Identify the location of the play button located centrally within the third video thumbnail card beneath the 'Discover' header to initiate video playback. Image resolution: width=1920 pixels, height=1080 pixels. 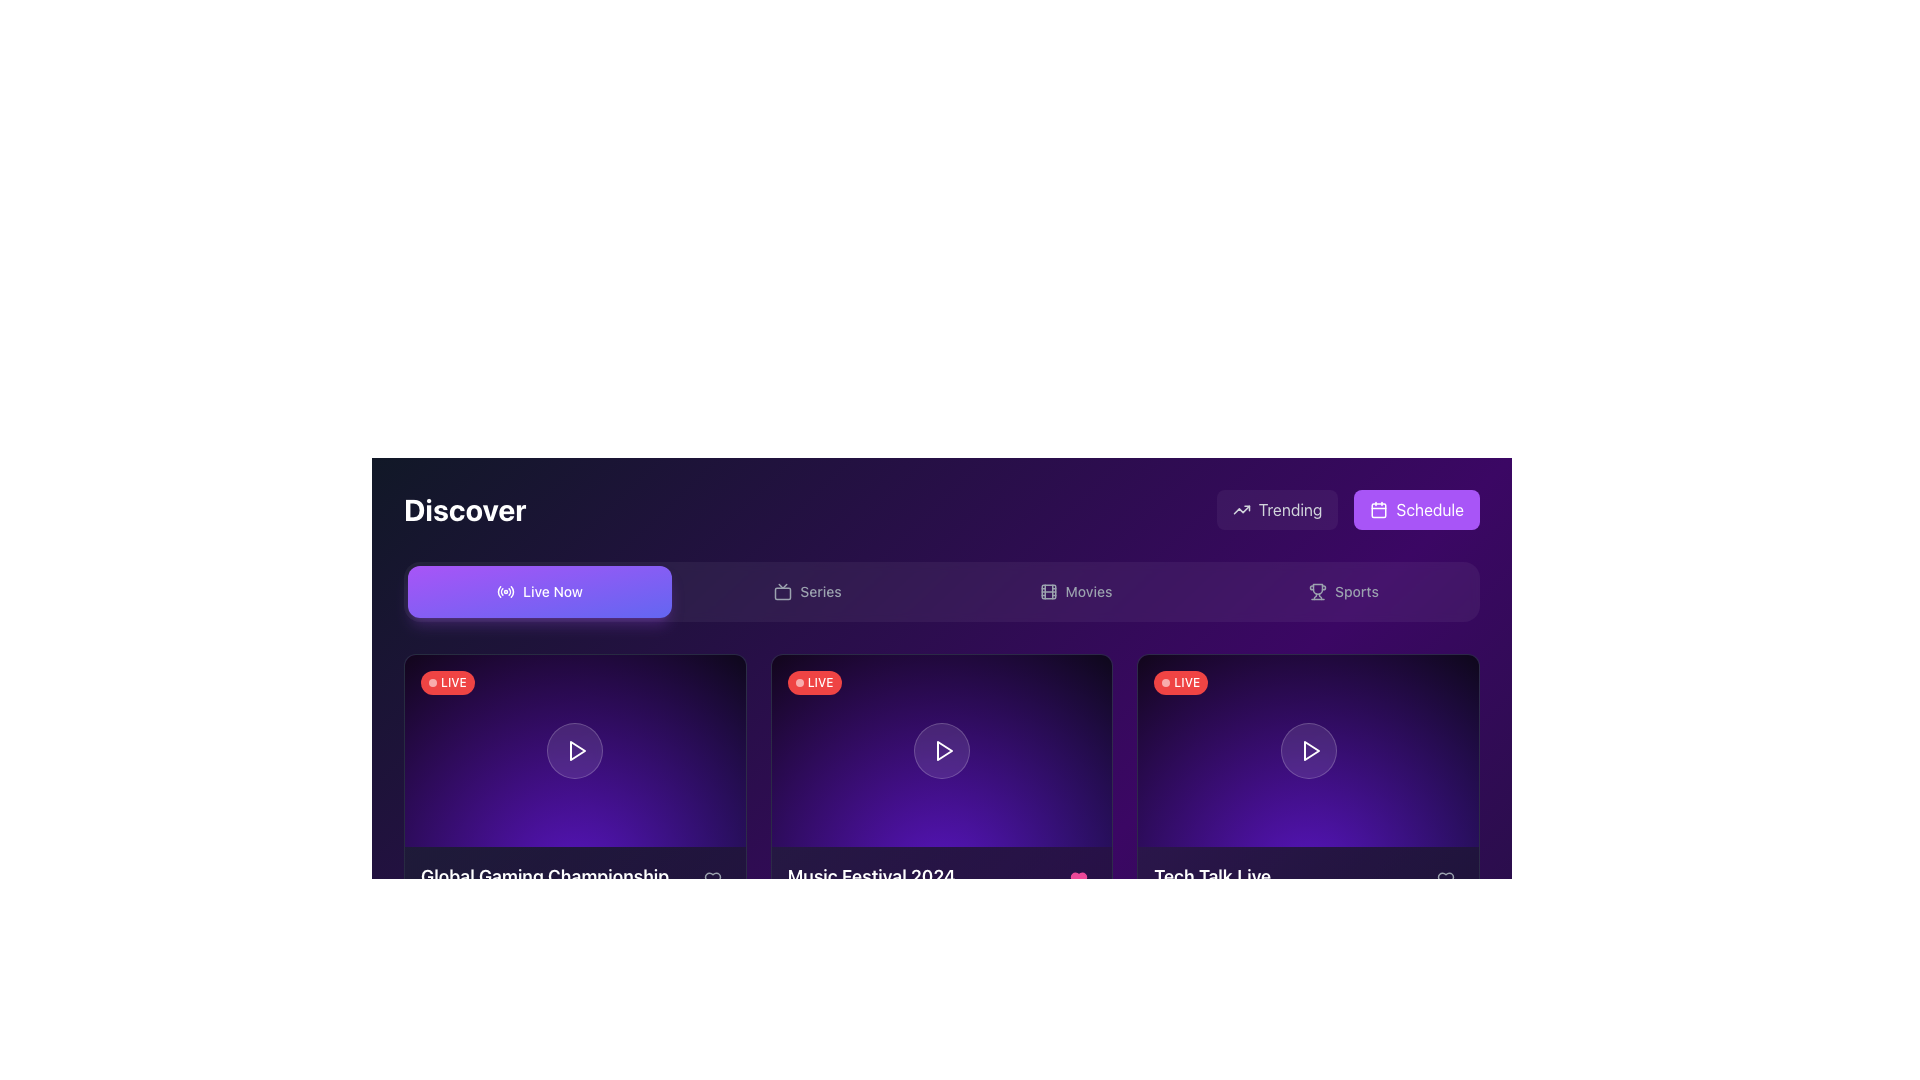
(1308, 750).